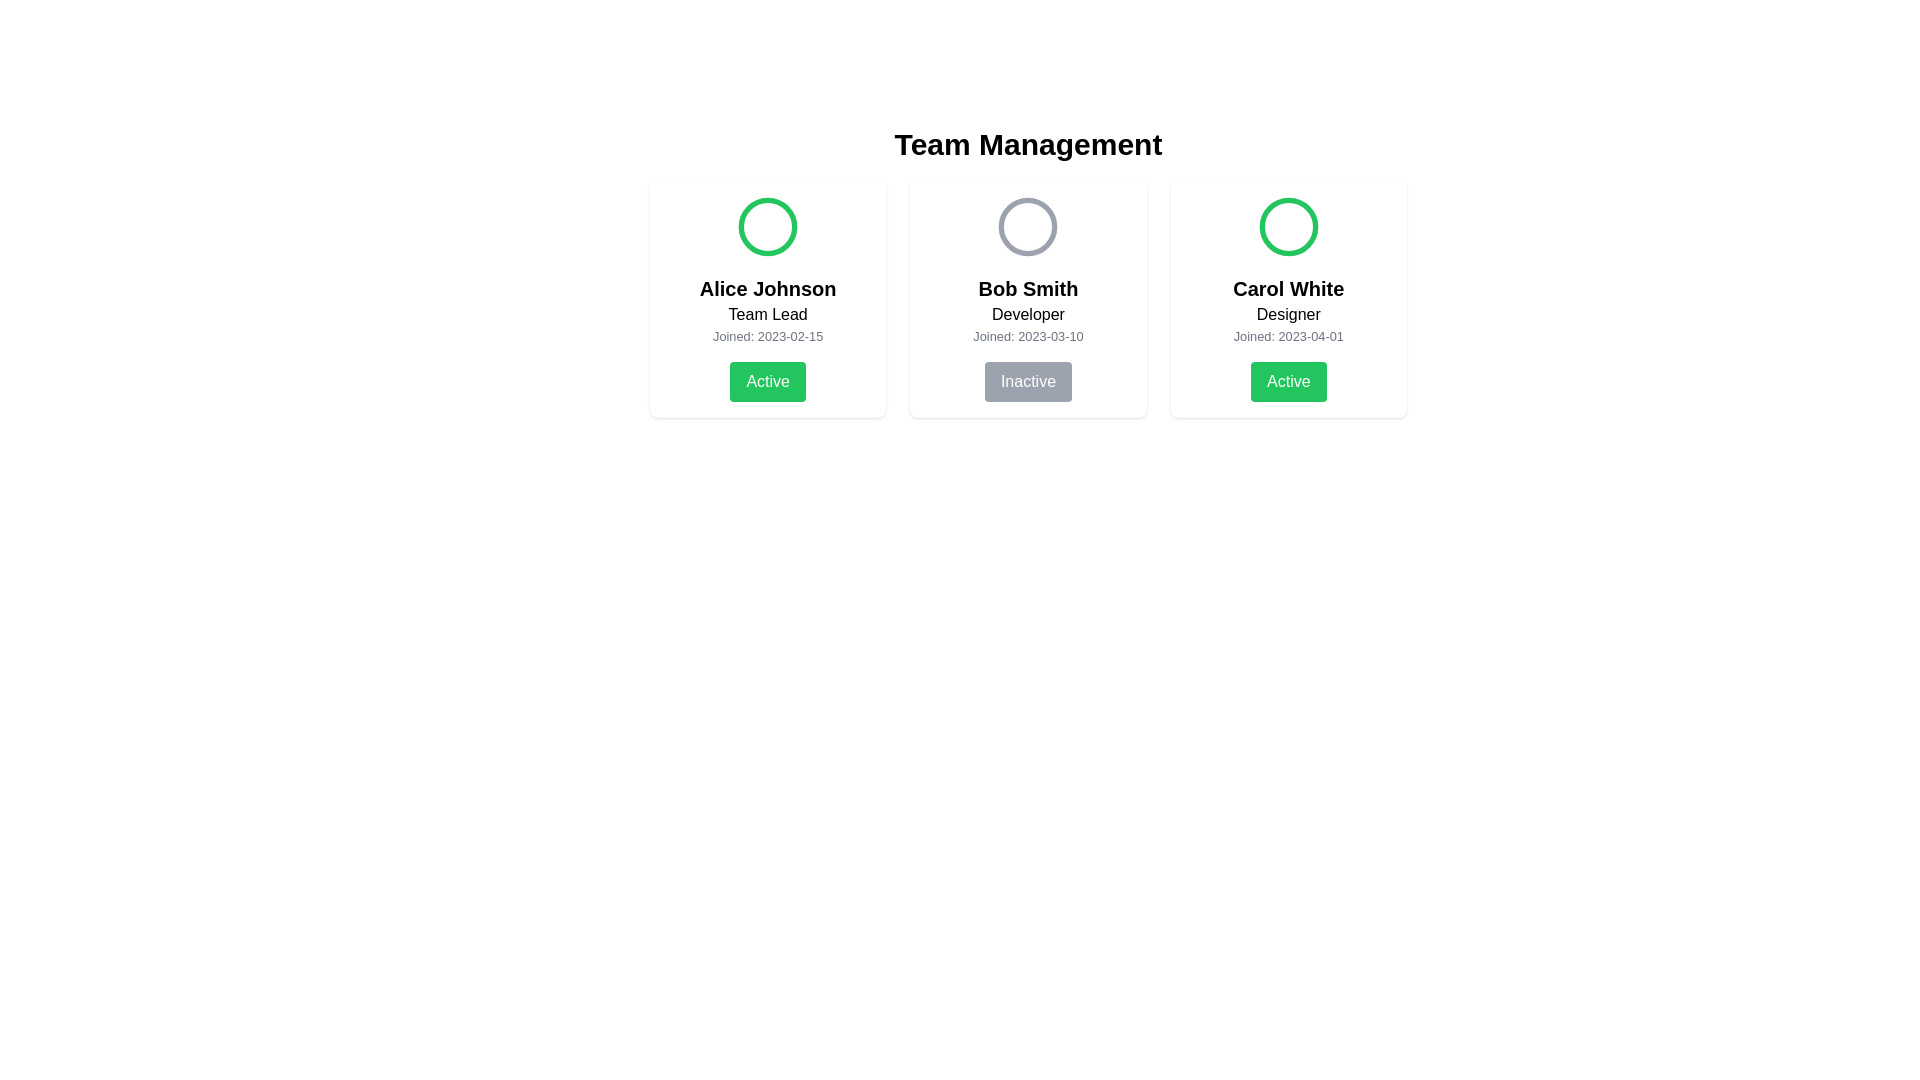 The width and height of the screenshot is (1920, 1080). Describe the element at coordinates (1028, 335) in the screenshot. I see `the static text indicating the joining date of the person, which is located in the third row of text in the central profile card, directly below 'Developer' and above the 'Inactive' status button` at that location.